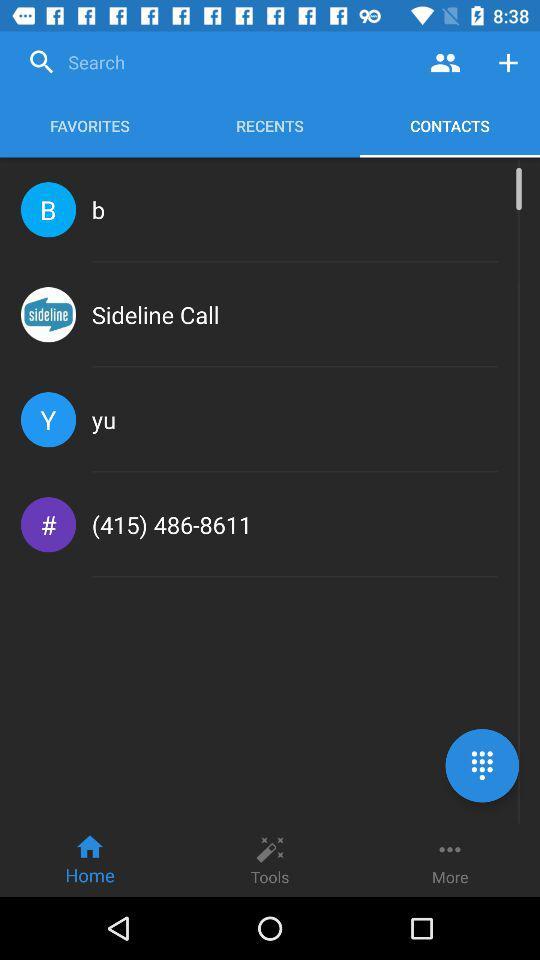 The image size is (540, 960). What do you see at coordinates (445, 62) in the screenshot?
I see `contacts` at bounding box center [445, 62].